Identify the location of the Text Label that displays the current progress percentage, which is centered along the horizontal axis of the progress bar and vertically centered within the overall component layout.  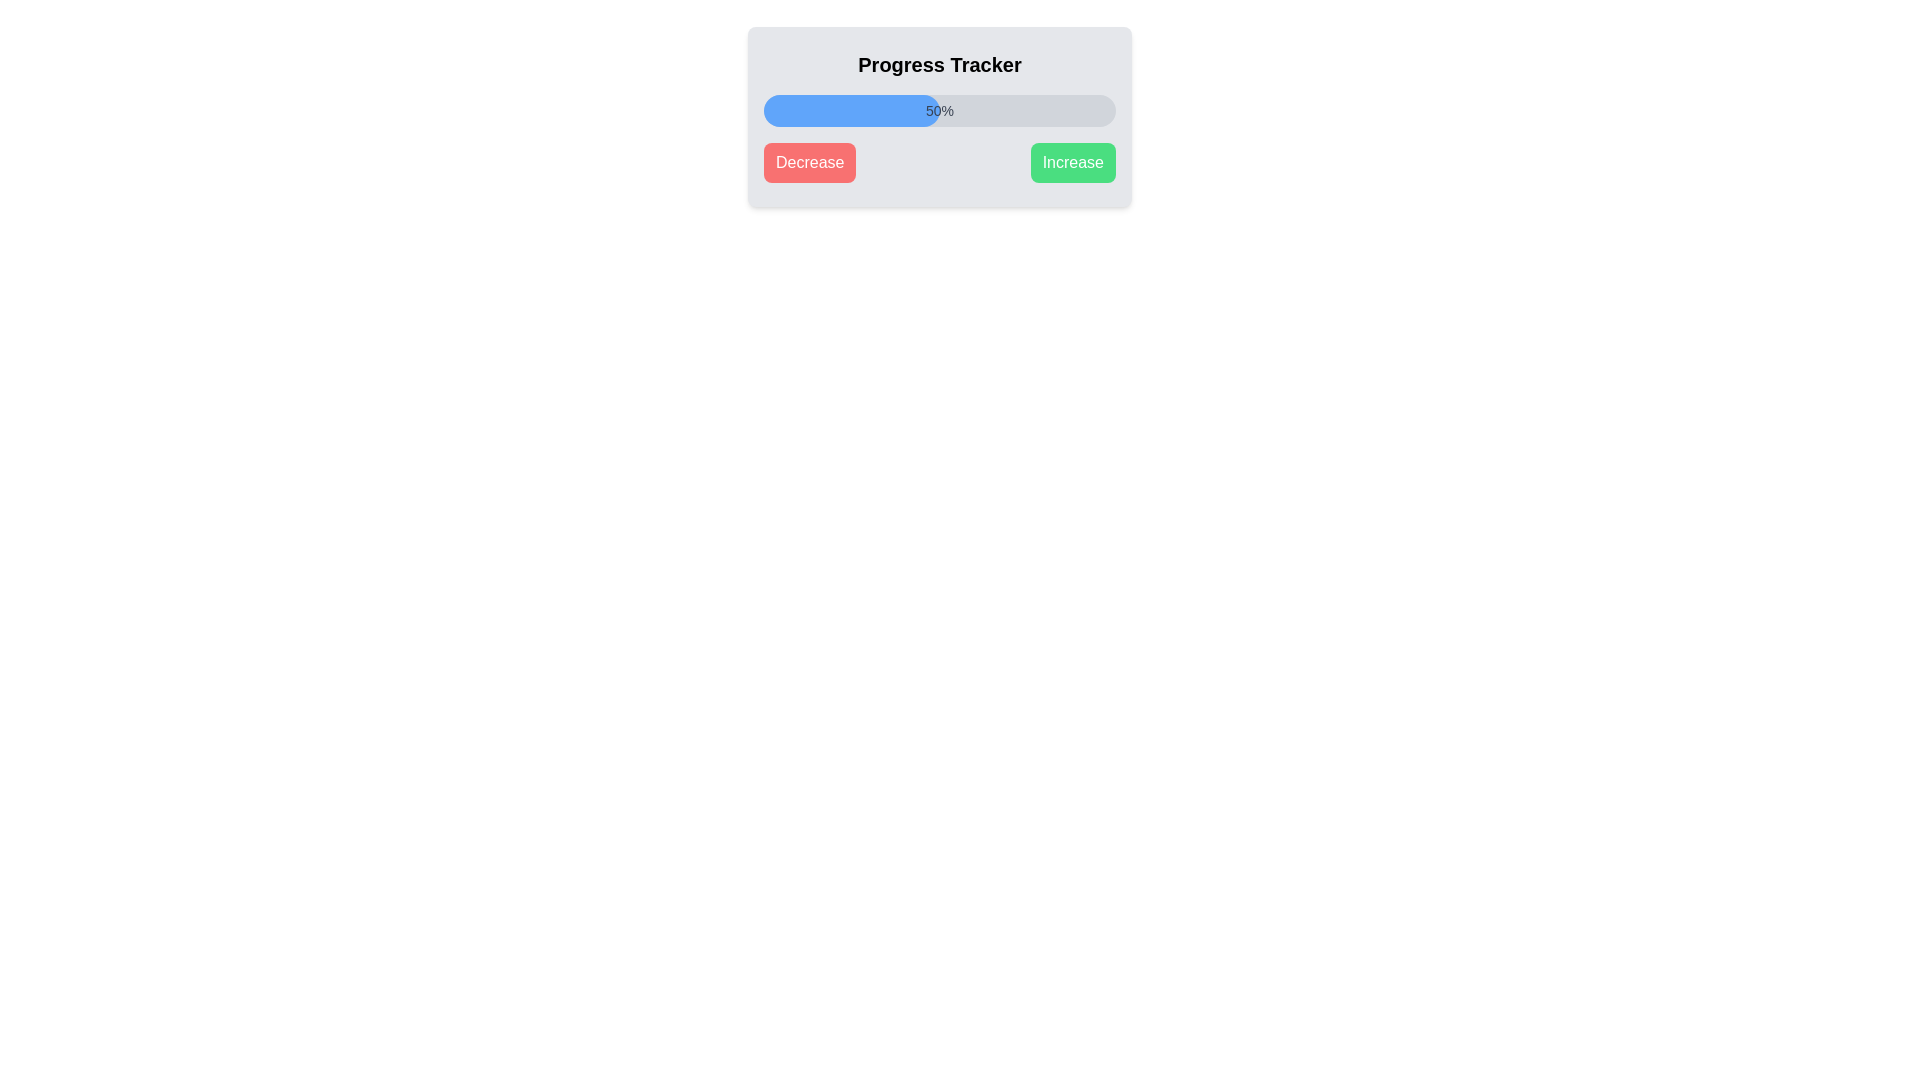
(939, 111).